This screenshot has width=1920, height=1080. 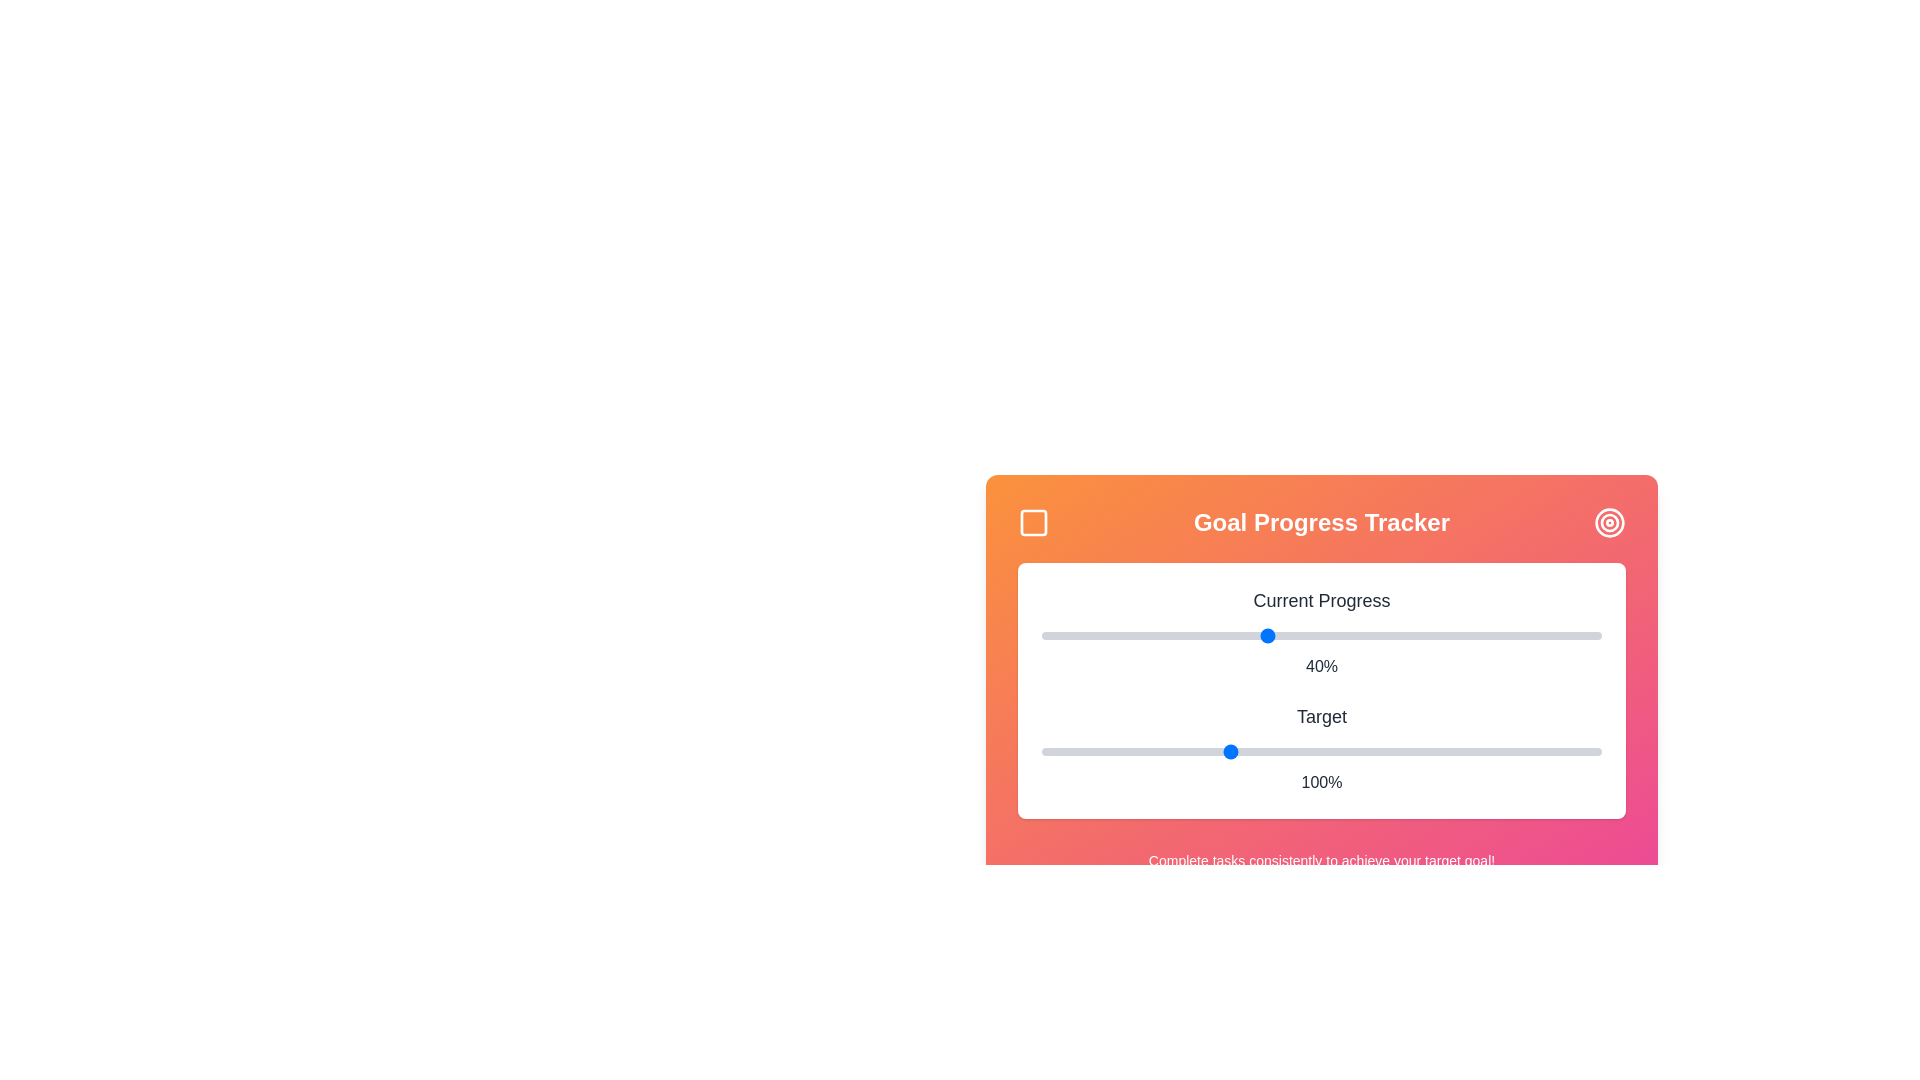 I want to click on the 'Target' slider to set its value to 182, so click(x=1533, y=752).